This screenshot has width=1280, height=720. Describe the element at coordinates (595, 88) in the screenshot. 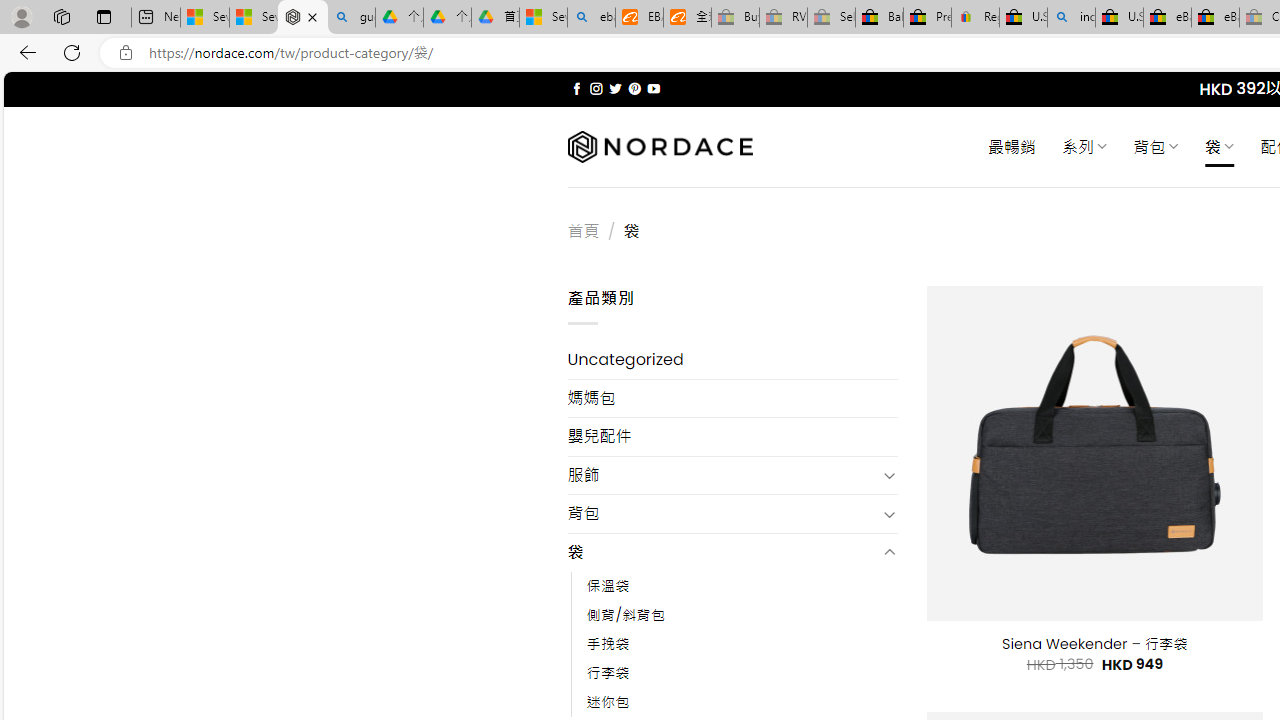

I see `'Follow on Instagram'` at that location.